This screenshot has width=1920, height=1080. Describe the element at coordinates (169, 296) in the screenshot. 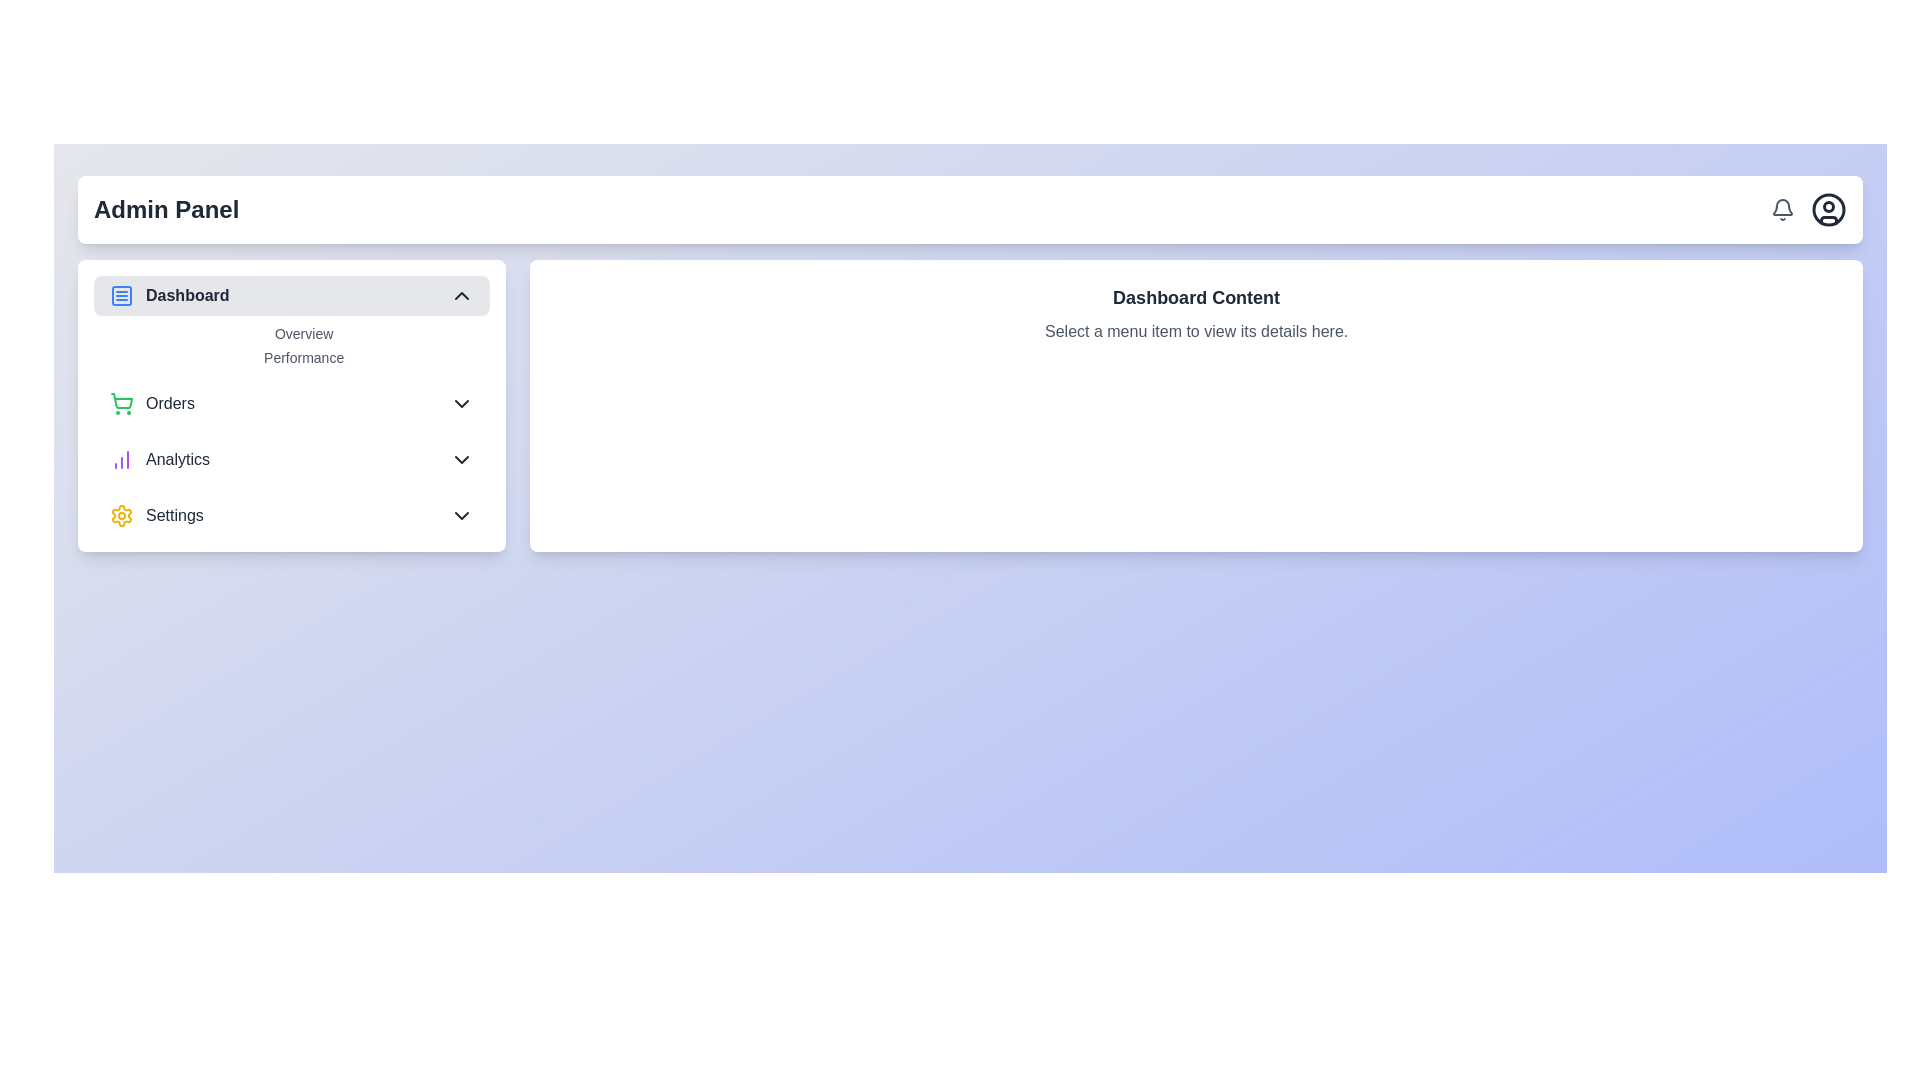

I see `the 'Dashboard' navigation item, which is the first option` at that location.